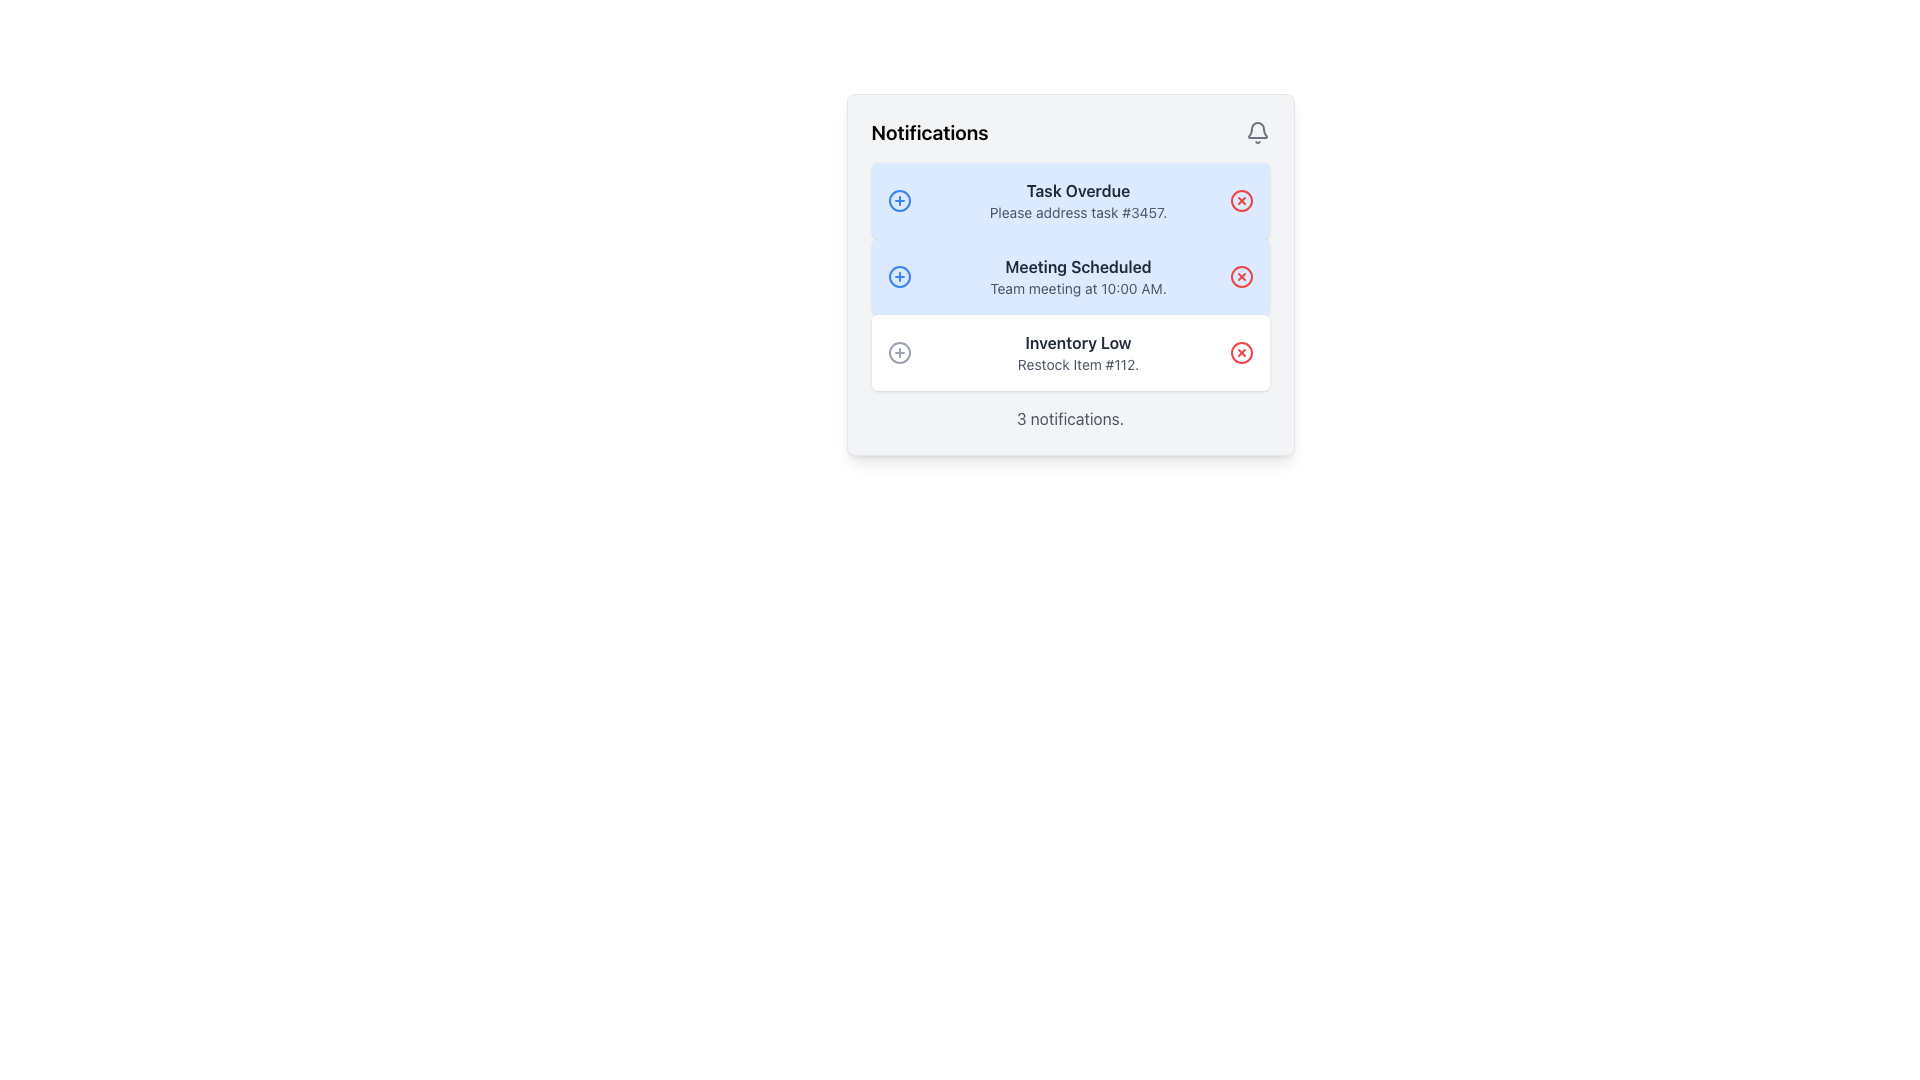 This screenshot has height=1080, width=1920. I want to click on the text block that informs the user about a scheduled meeting, positioned as the second notification in the Notifications panel, so click(1077, 277).